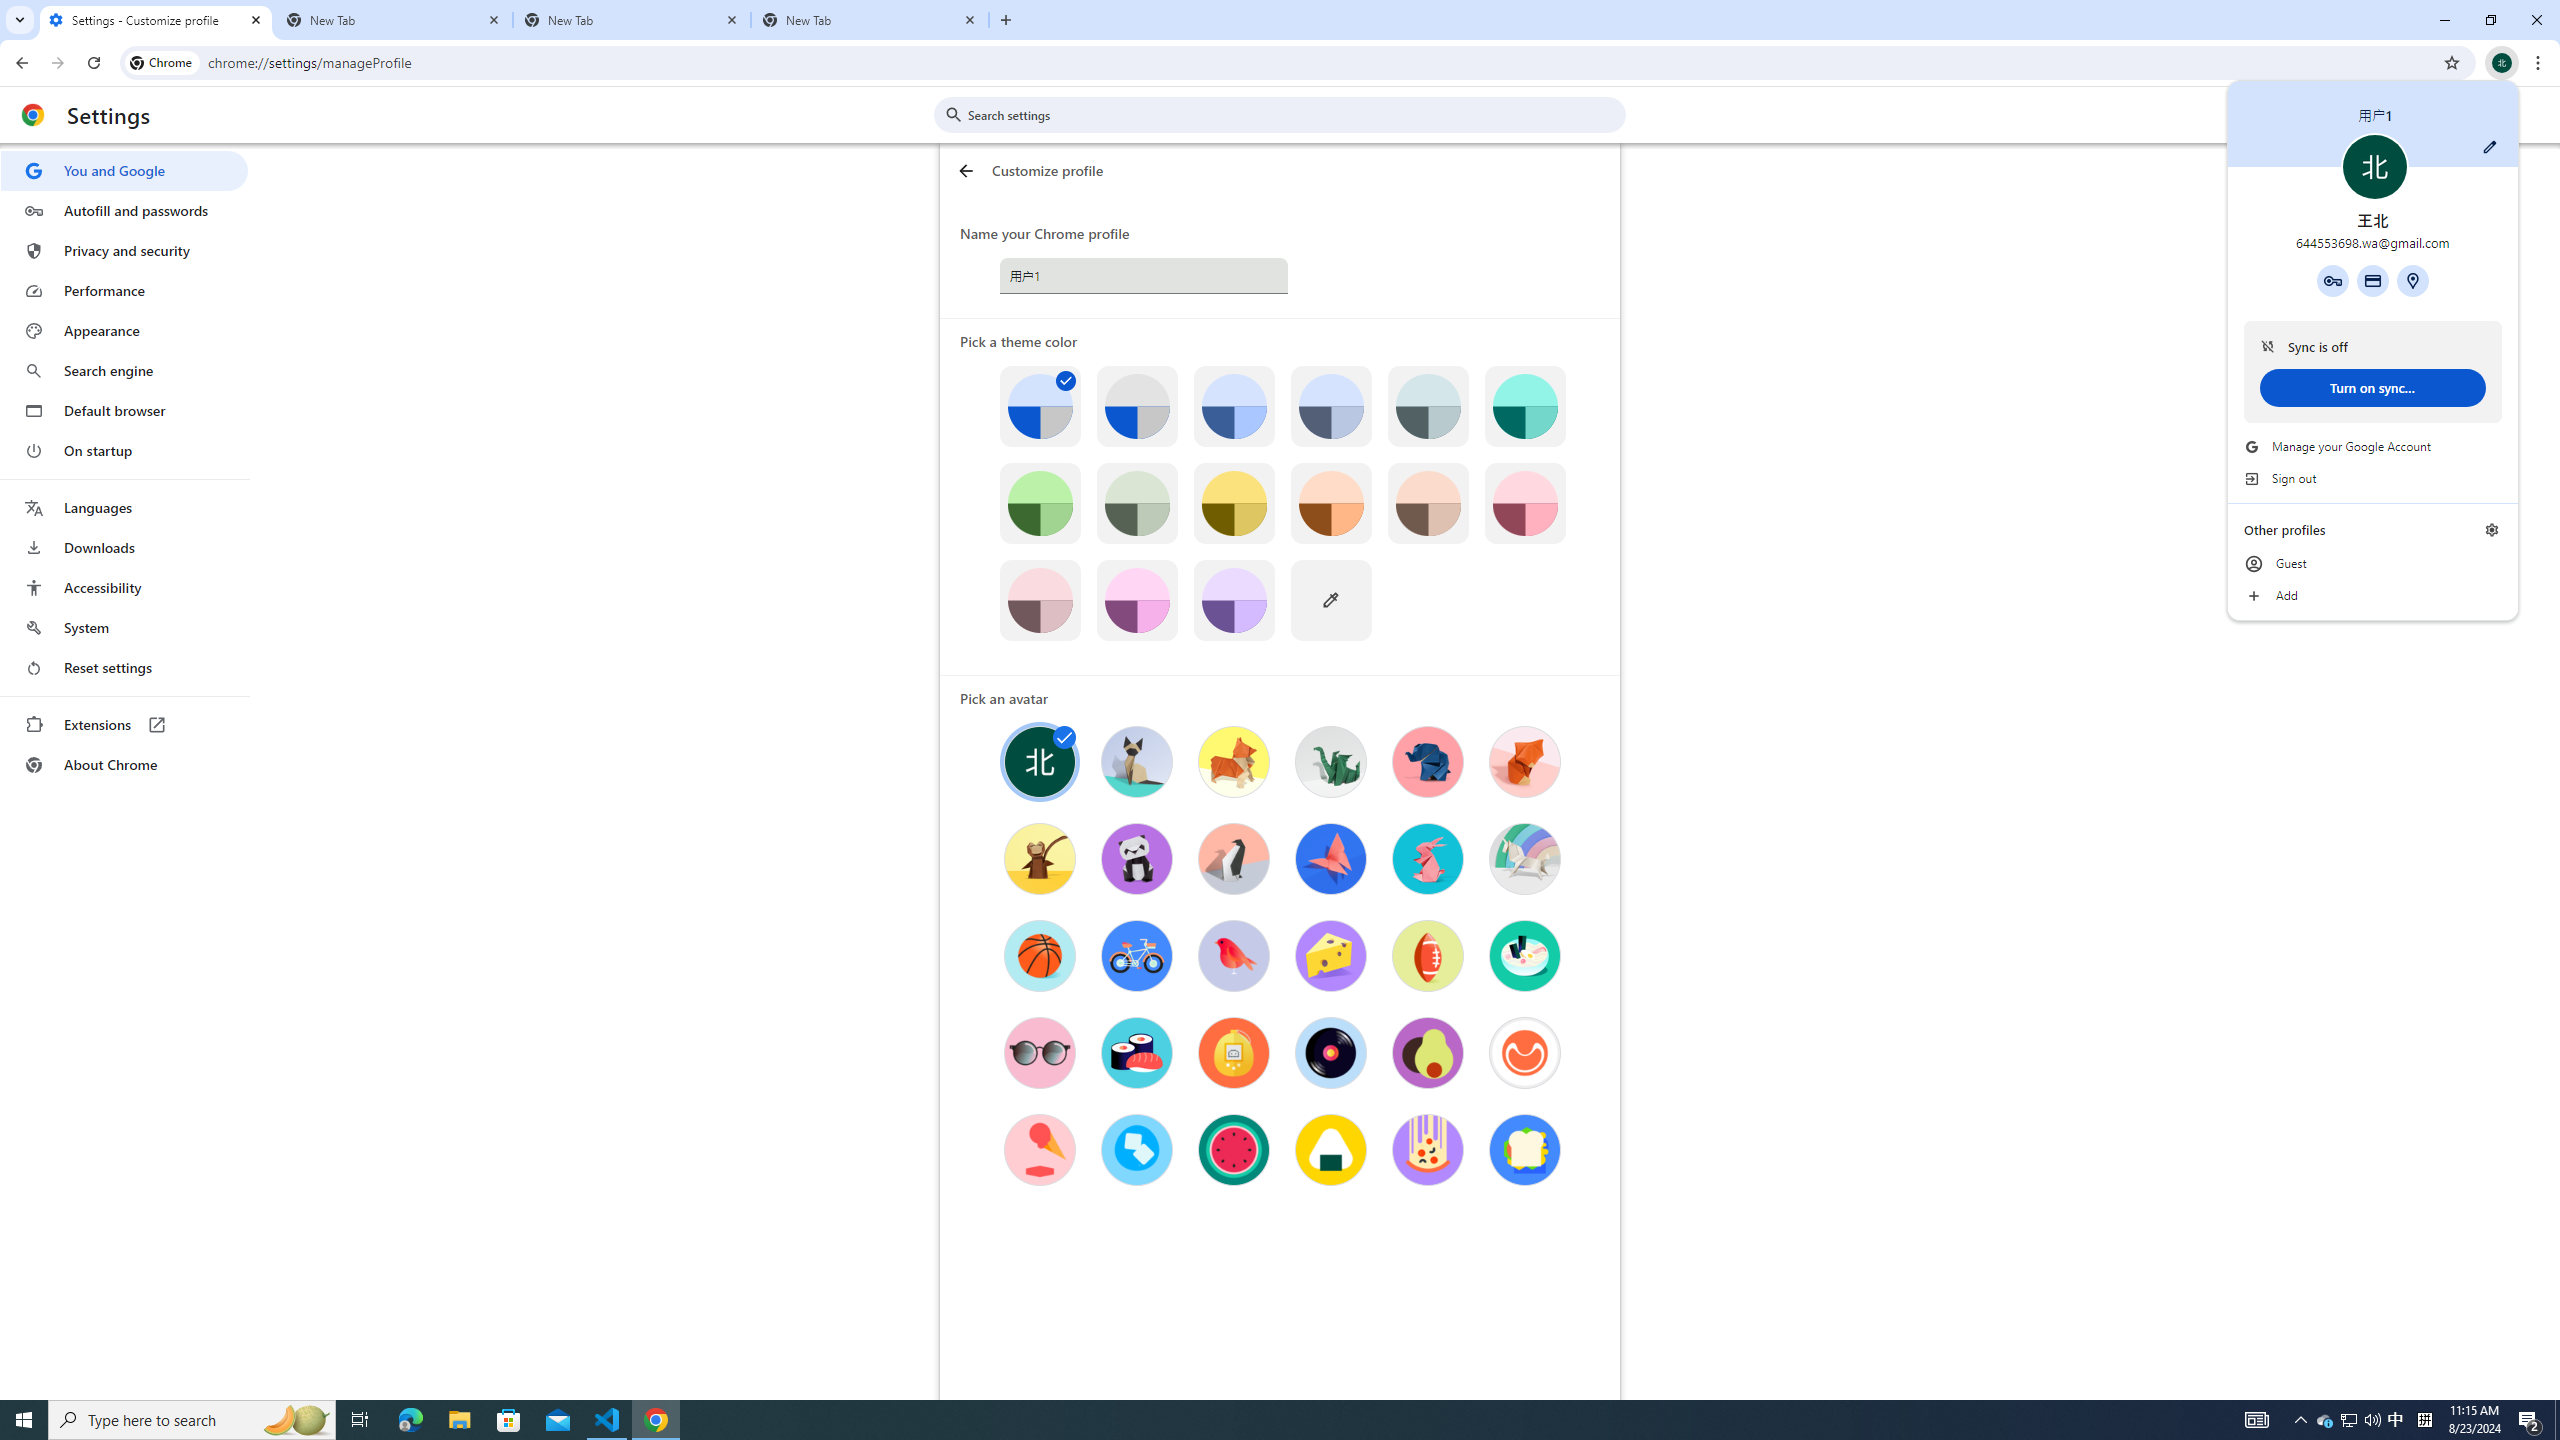 The image size is (2560, 1440). Describe the element at coordinates (123, 290) in the screenshot. I see `'Performance'` at that location.